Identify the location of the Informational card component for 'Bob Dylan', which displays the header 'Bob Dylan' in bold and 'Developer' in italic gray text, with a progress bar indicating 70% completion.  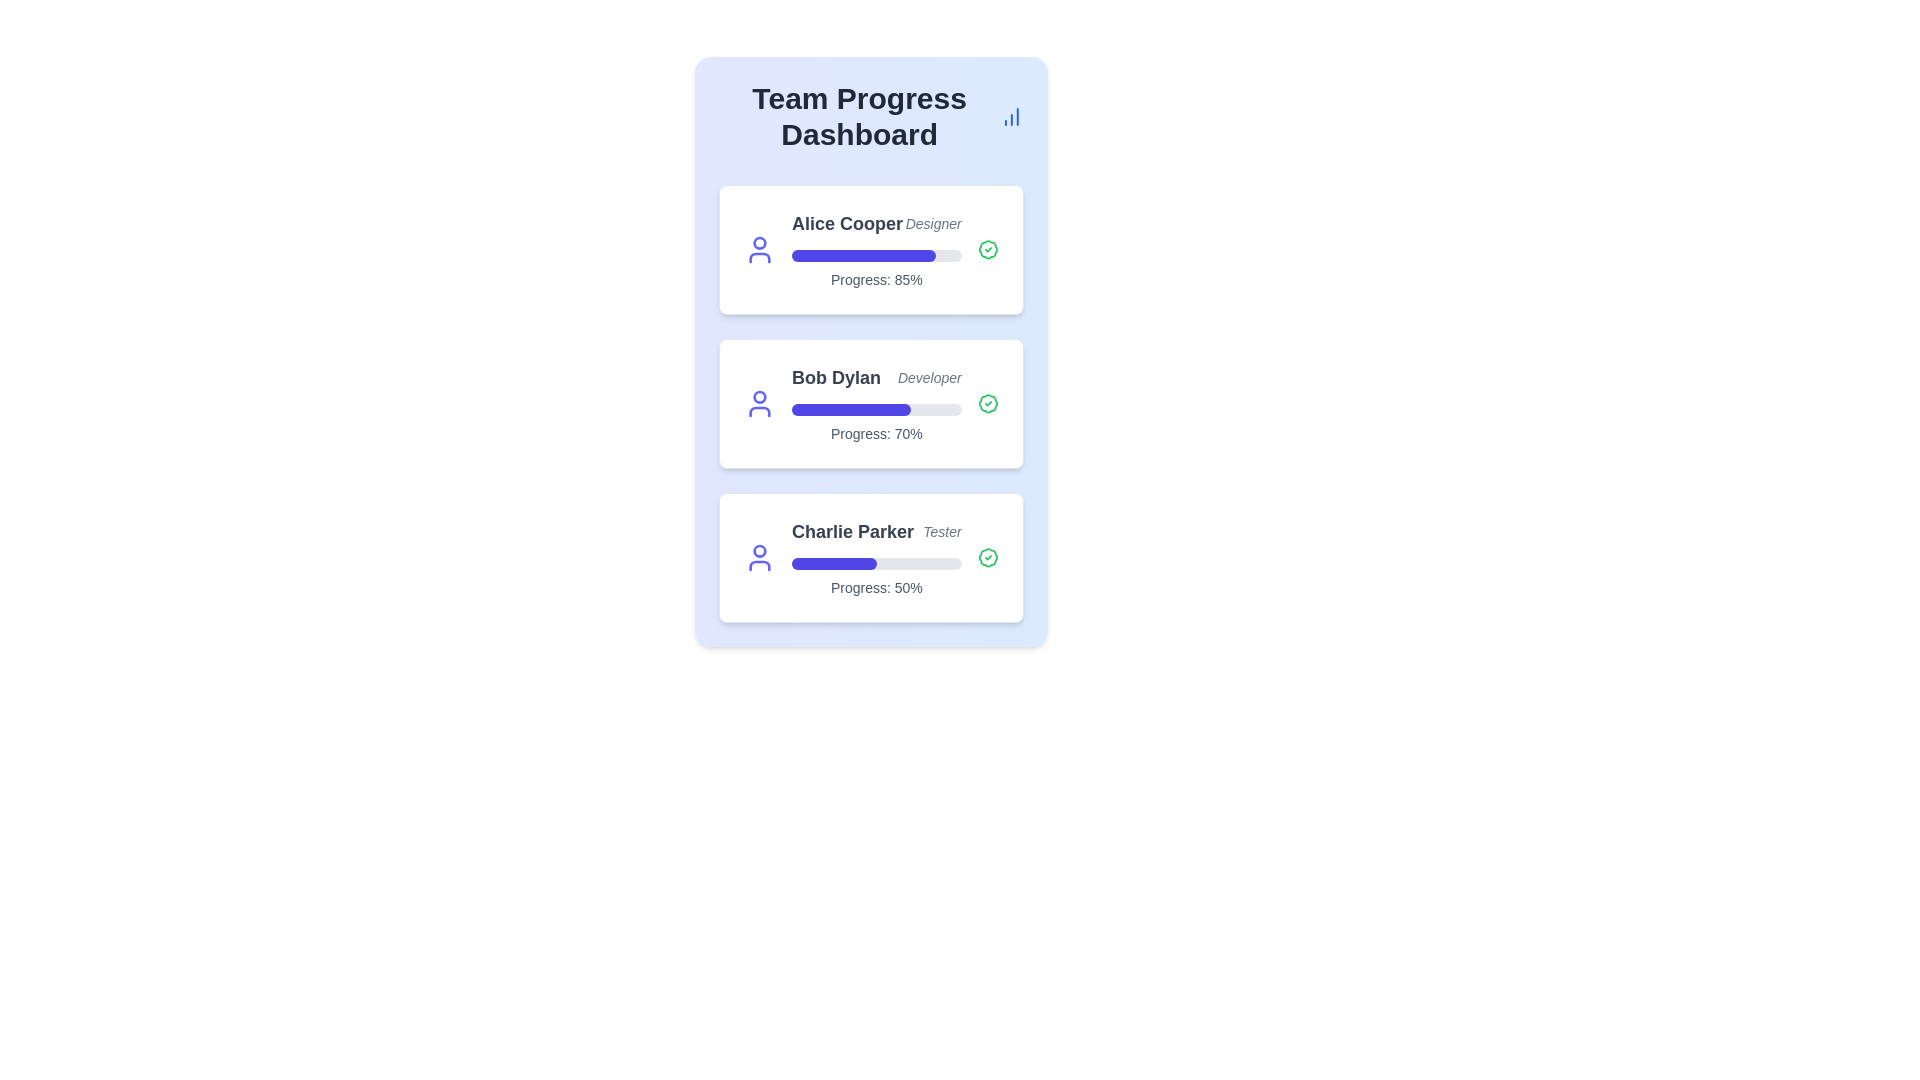
(876, 404).